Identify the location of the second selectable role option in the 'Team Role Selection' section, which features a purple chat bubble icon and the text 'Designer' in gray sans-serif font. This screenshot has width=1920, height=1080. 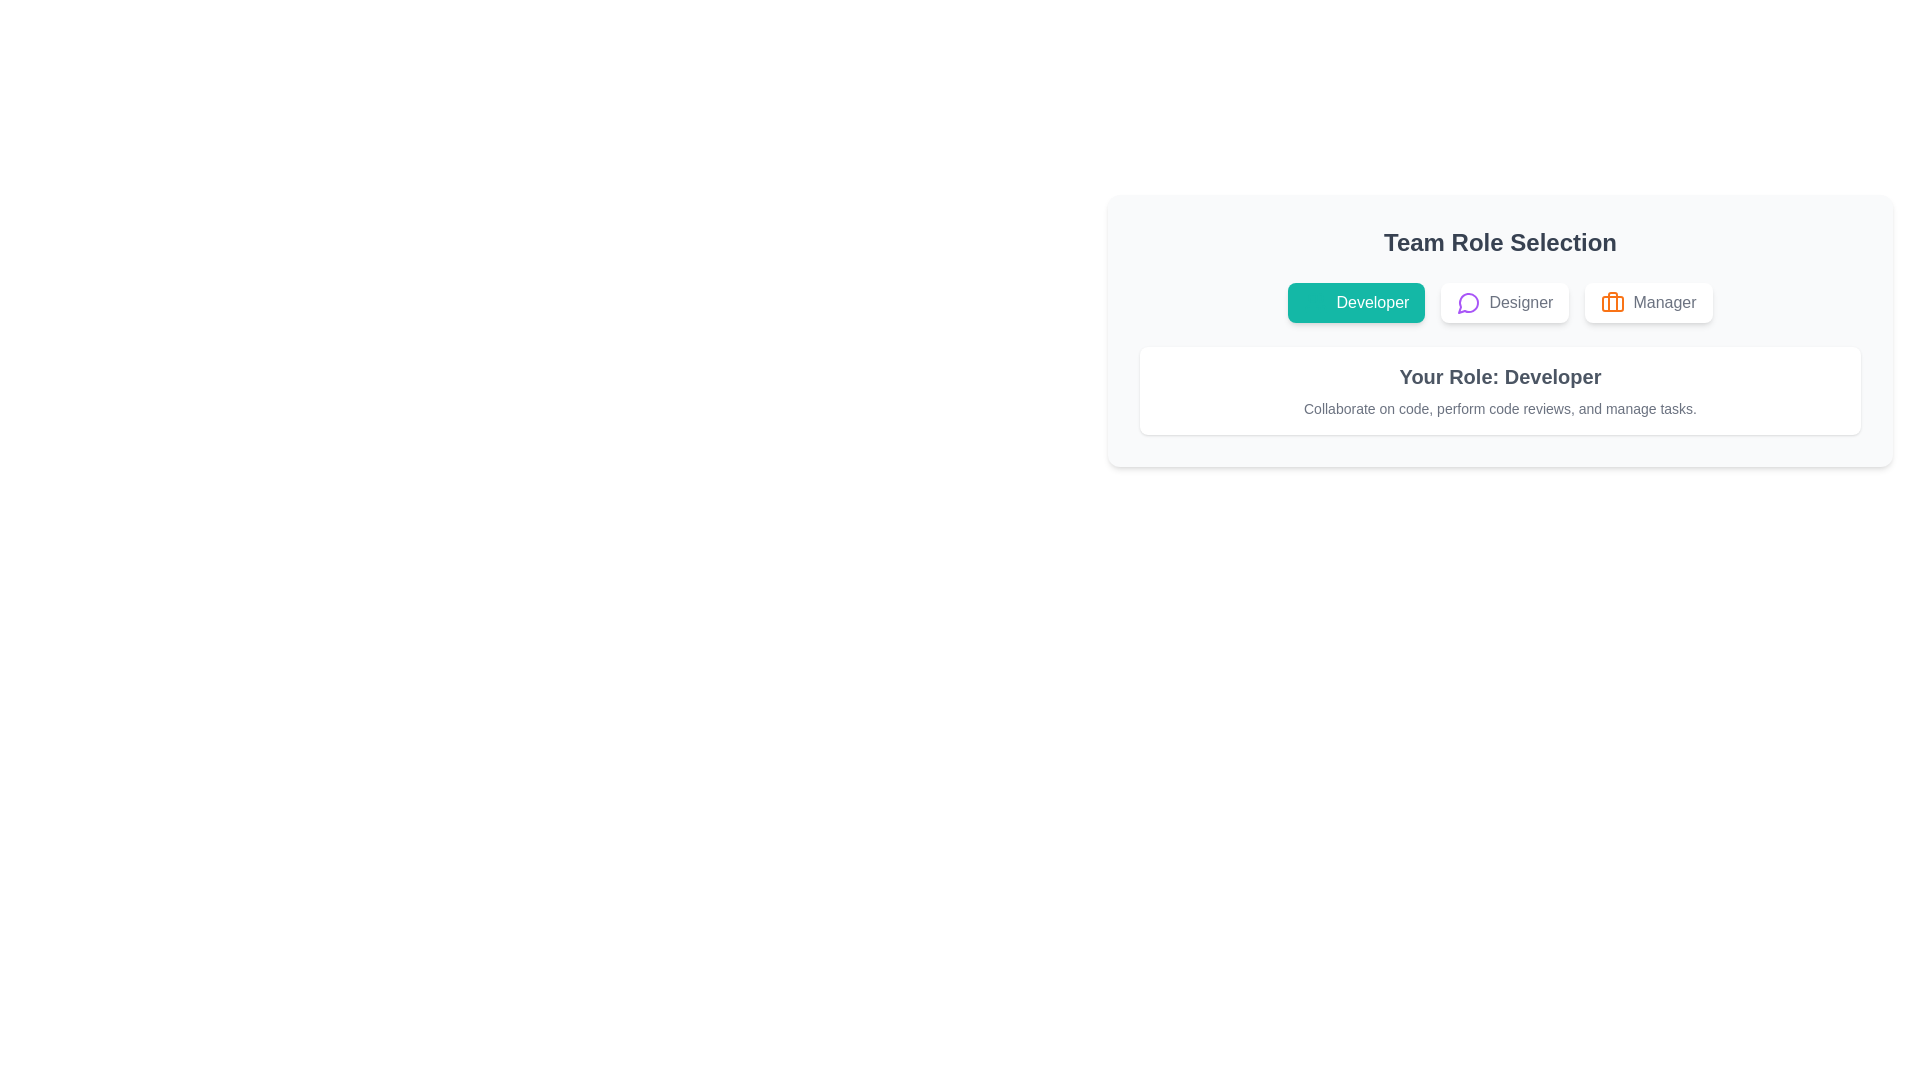
(1505, 303).